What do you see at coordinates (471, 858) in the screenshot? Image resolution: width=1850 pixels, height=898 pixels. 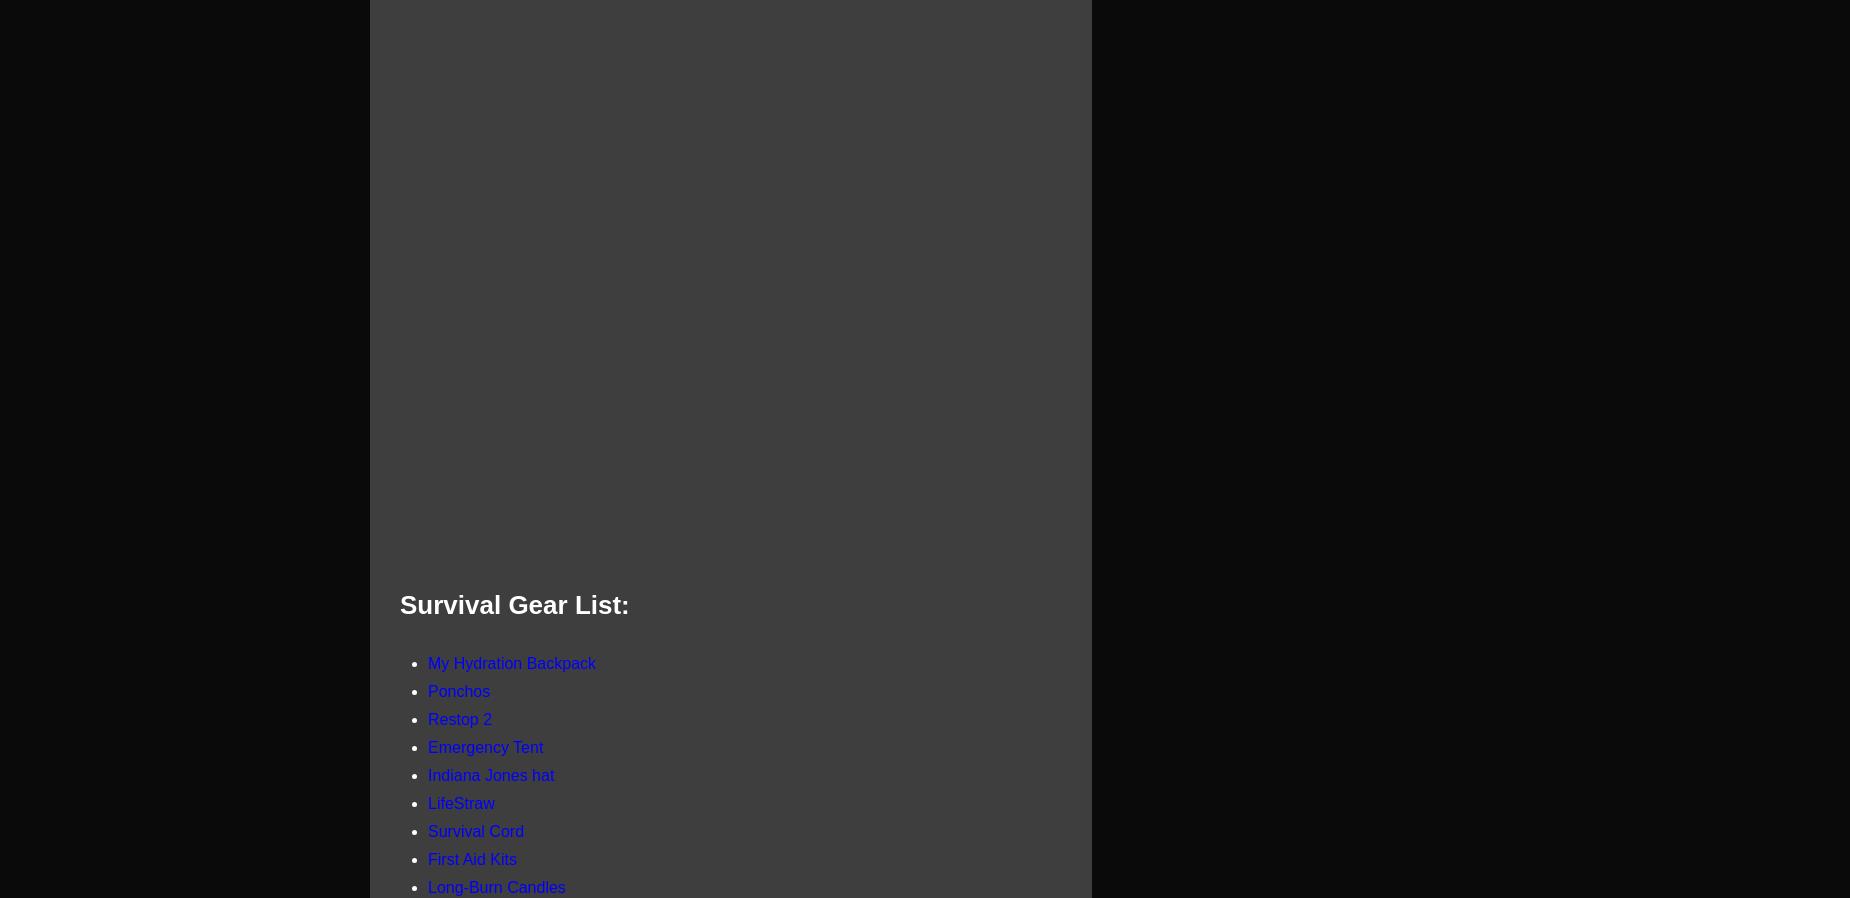 I see `'First Aid Kits'` at bounding box center [471, 858].